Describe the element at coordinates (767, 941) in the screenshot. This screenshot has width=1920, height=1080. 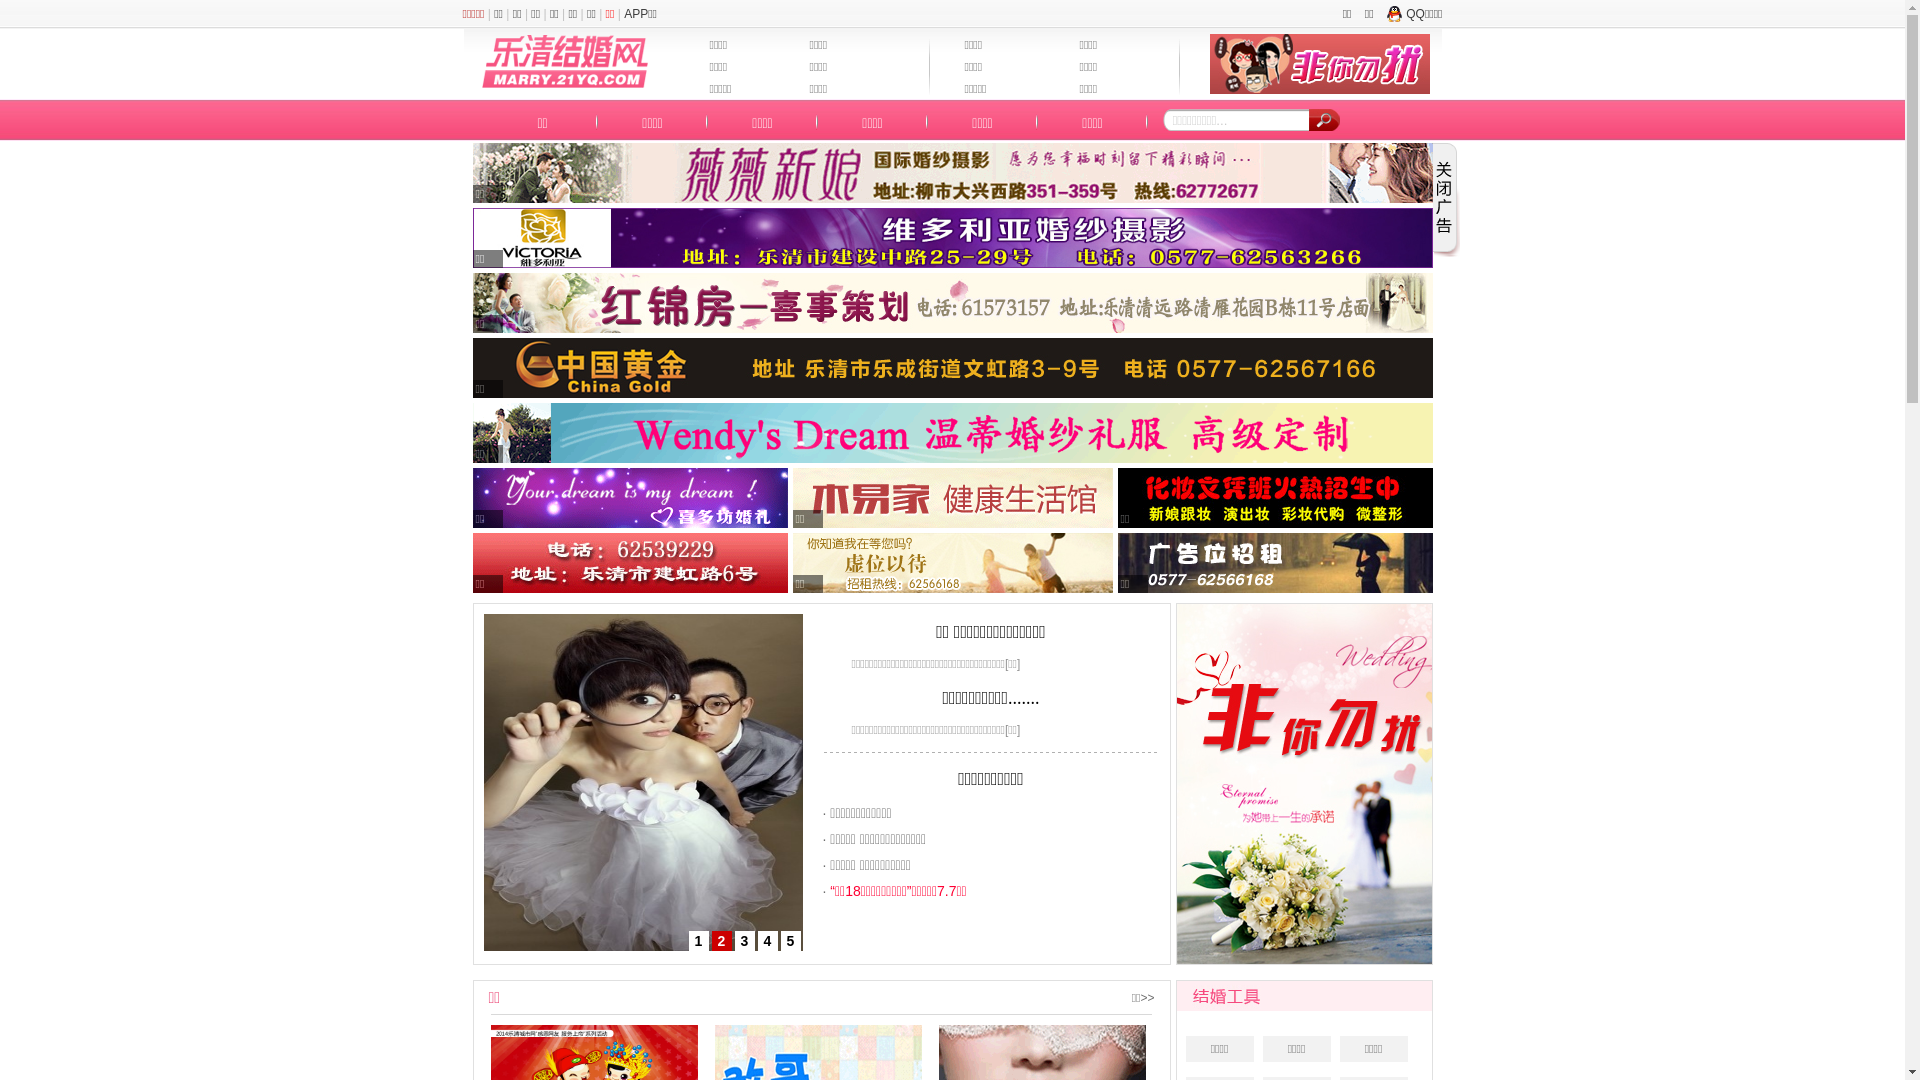
I see `'4'` at that location.